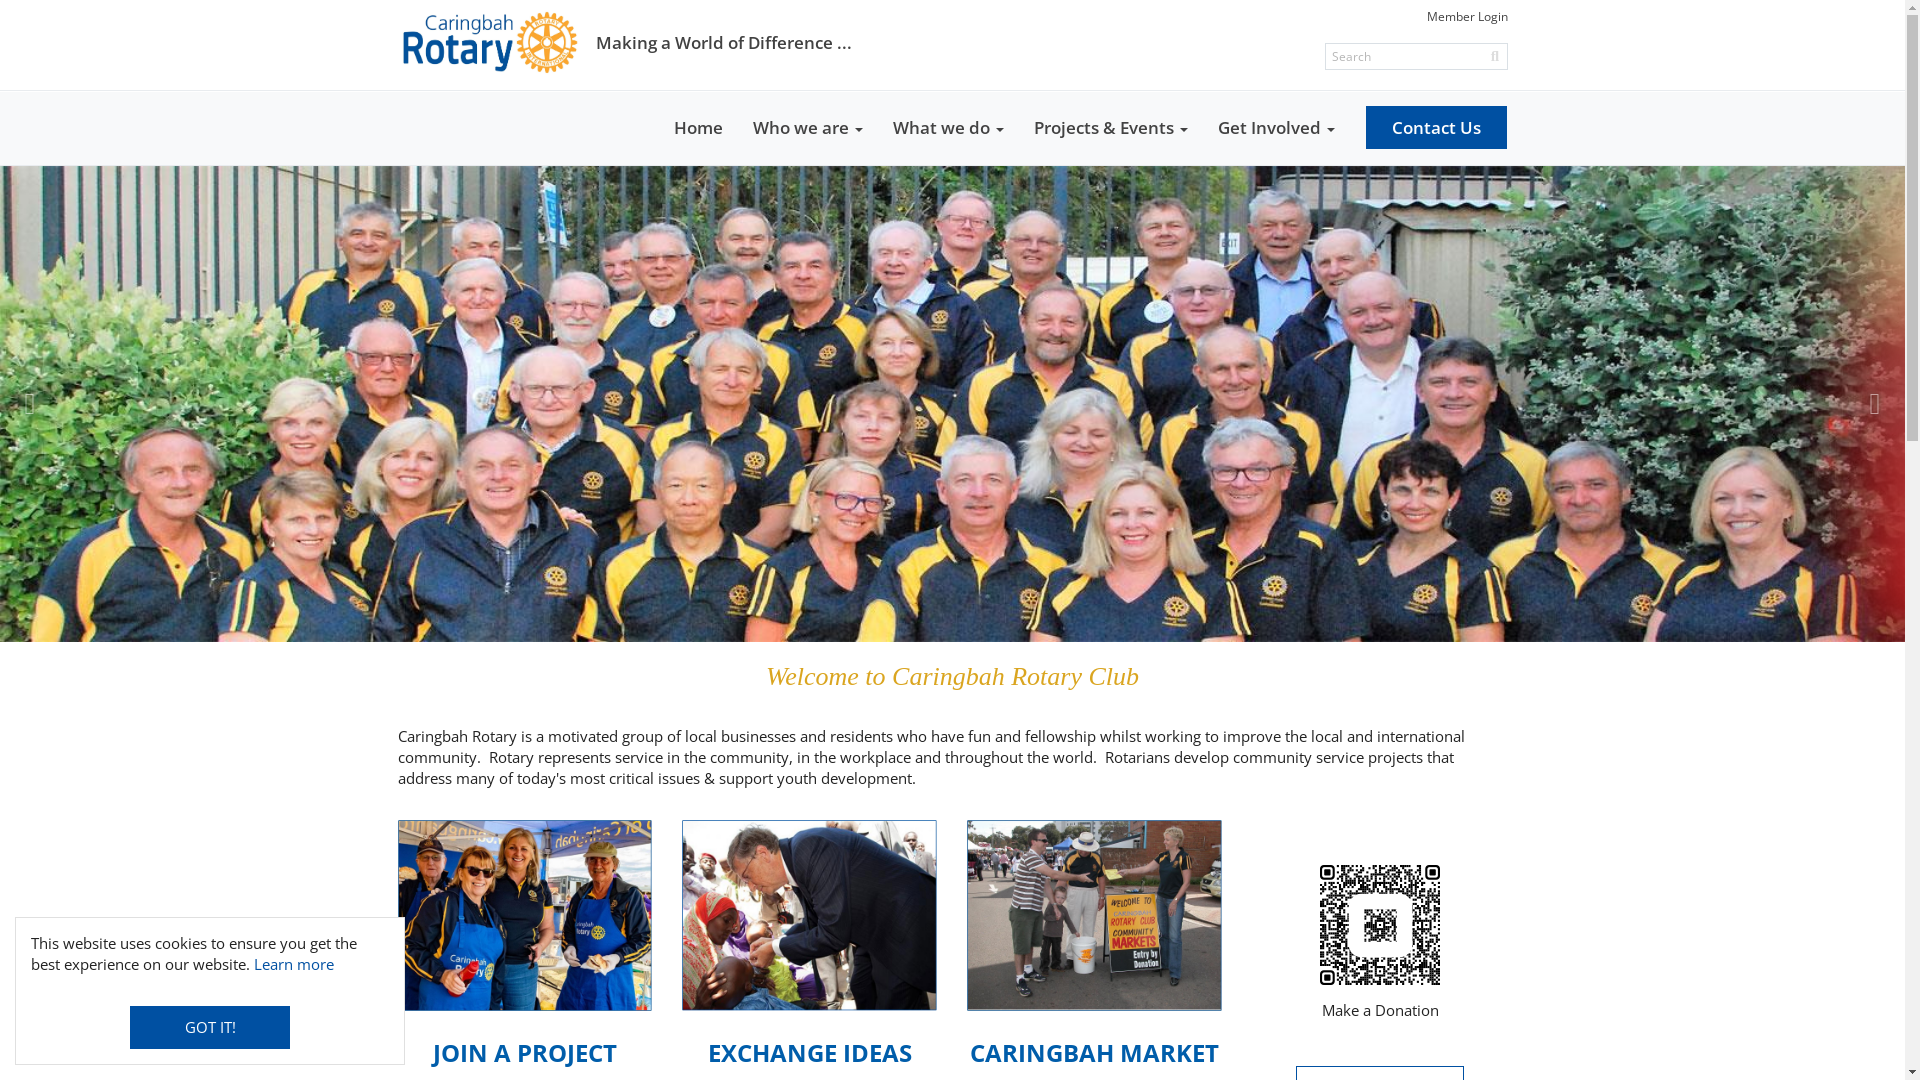 The height and width of the screenshot is (1080, 1920). I want to click on 'Home', so click(697, 127).